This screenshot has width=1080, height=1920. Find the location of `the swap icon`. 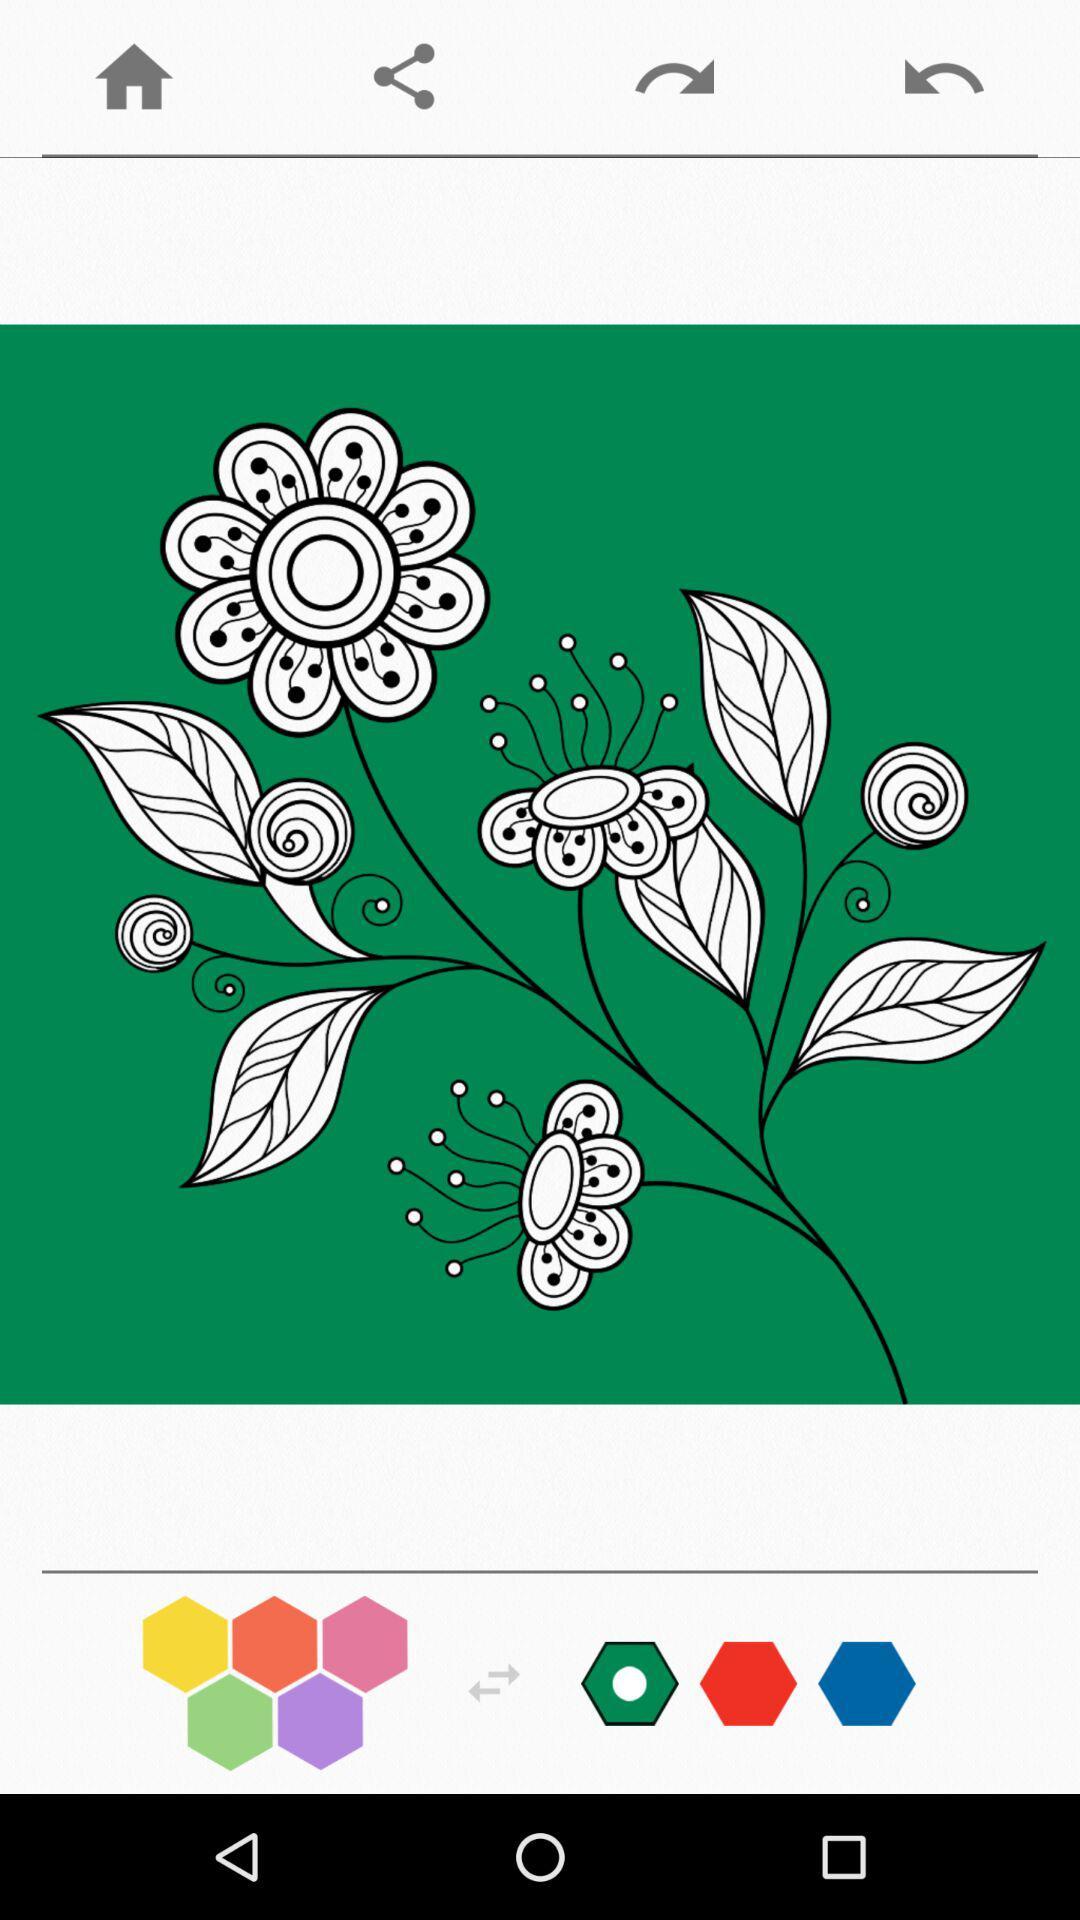

the swap icon is located at coordinates (494, 1682).